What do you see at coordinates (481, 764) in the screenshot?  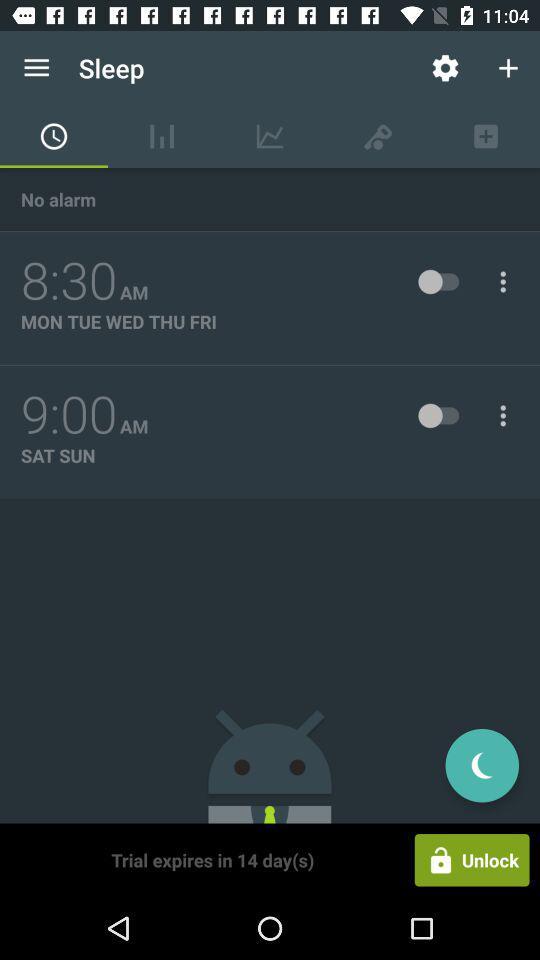 I see `set night mode` at bounding box center [481, 764].